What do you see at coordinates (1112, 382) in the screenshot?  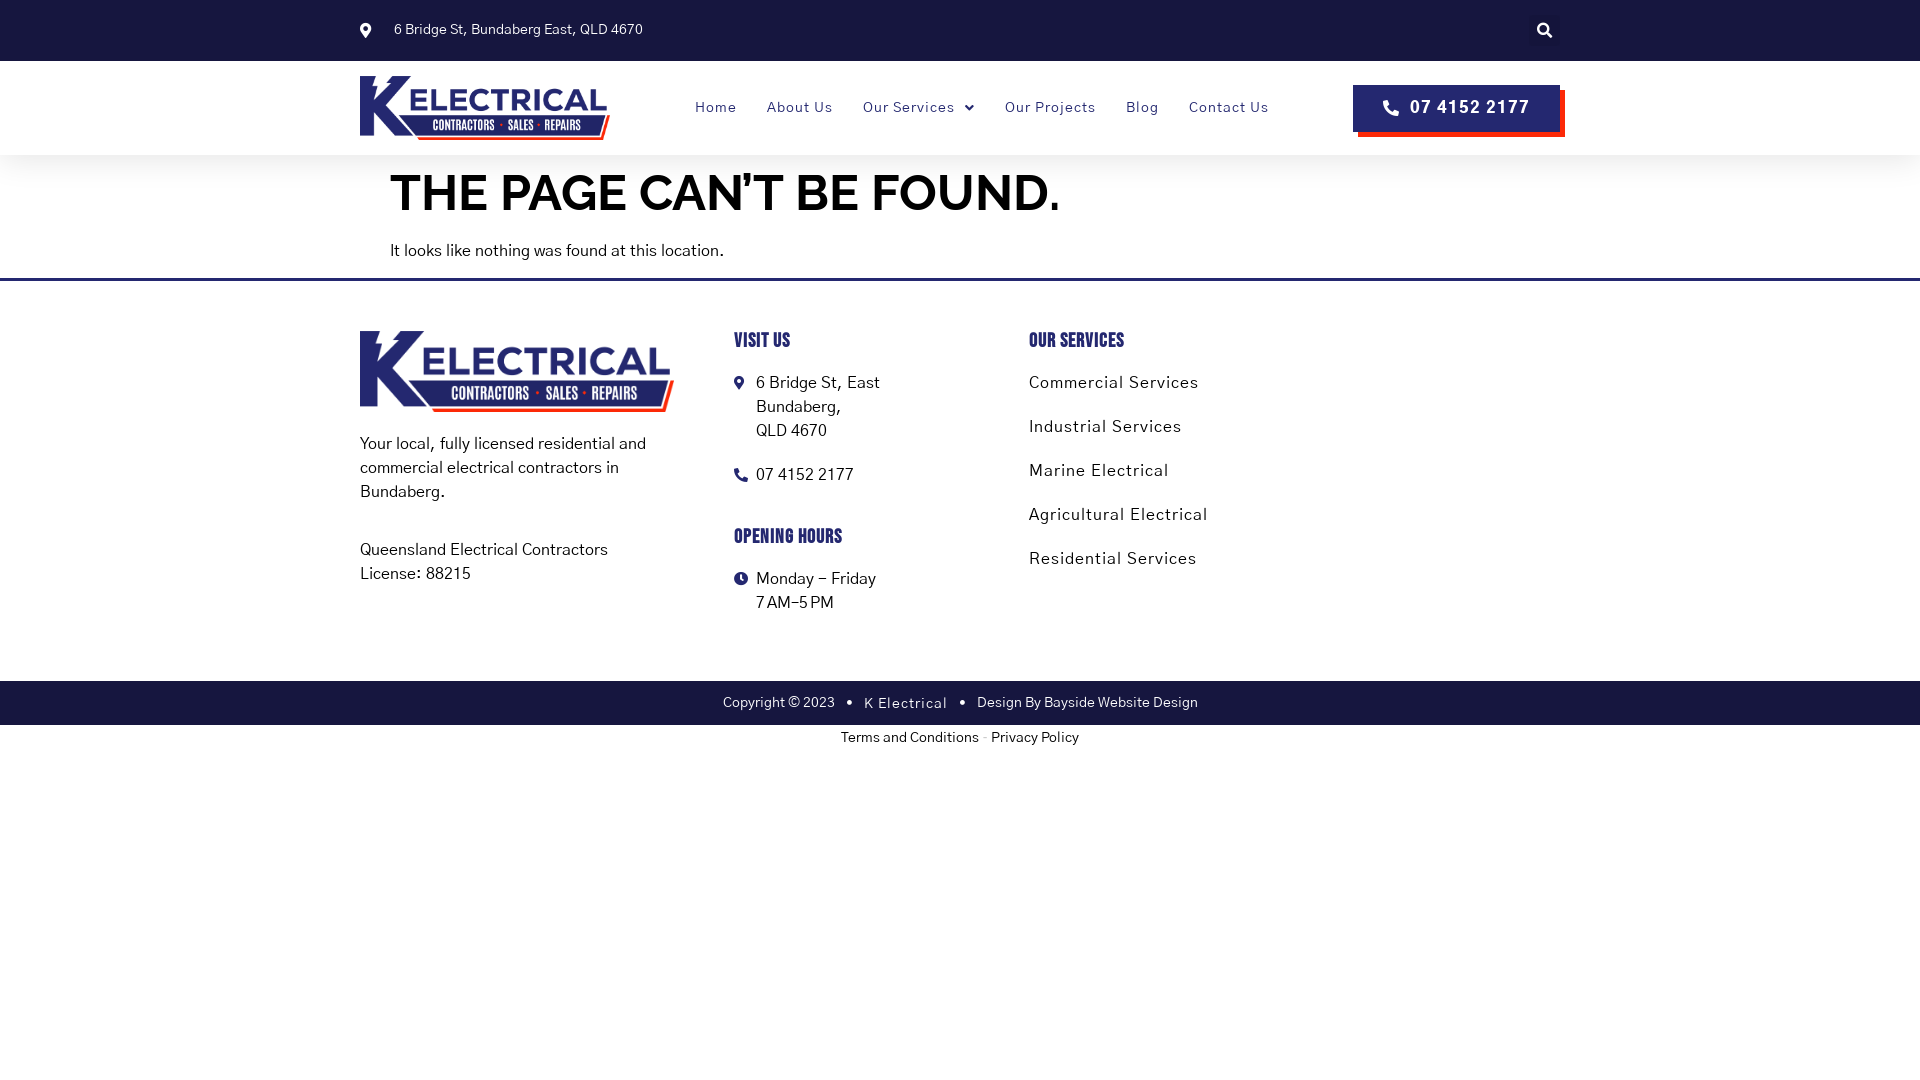 I see `'Commercial Services'` at bounding box center [1112, 382].